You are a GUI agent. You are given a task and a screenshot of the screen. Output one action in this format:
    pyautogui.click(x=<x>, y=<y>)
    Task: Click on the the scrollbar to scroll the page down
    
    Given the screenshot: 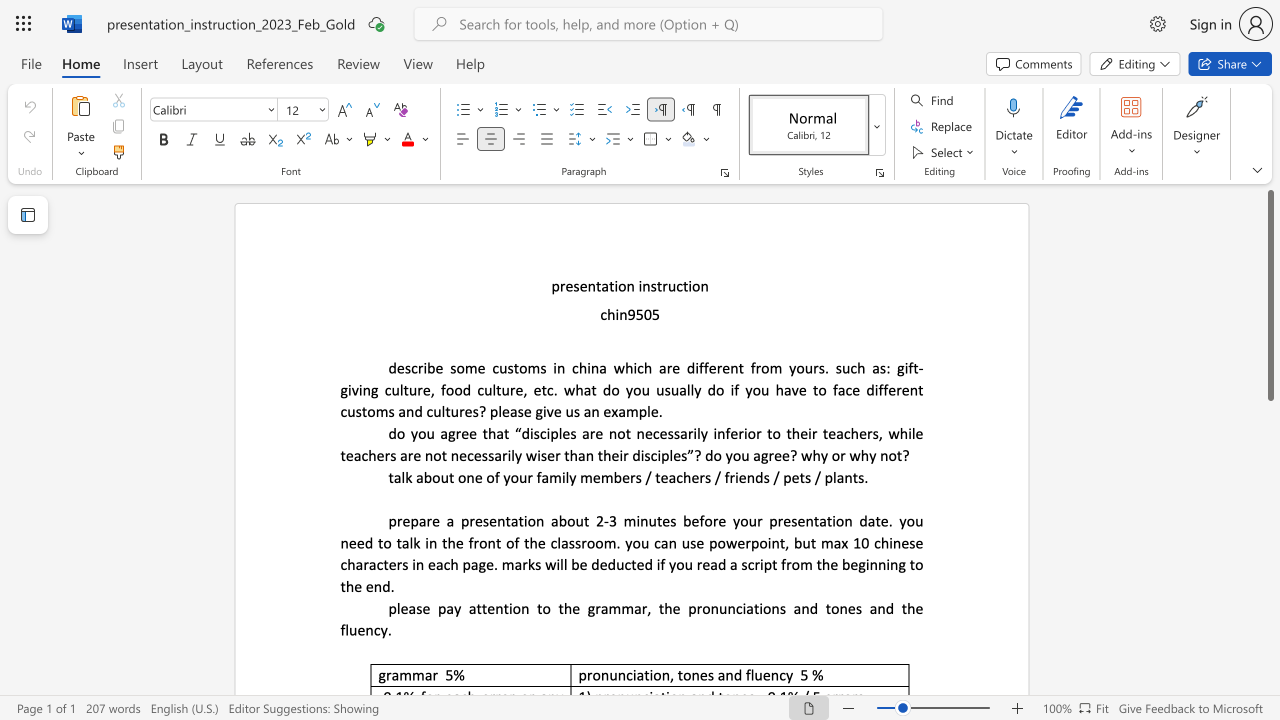 What is the action you would take?
    pyautogui.click(x=1269, y=618)
    